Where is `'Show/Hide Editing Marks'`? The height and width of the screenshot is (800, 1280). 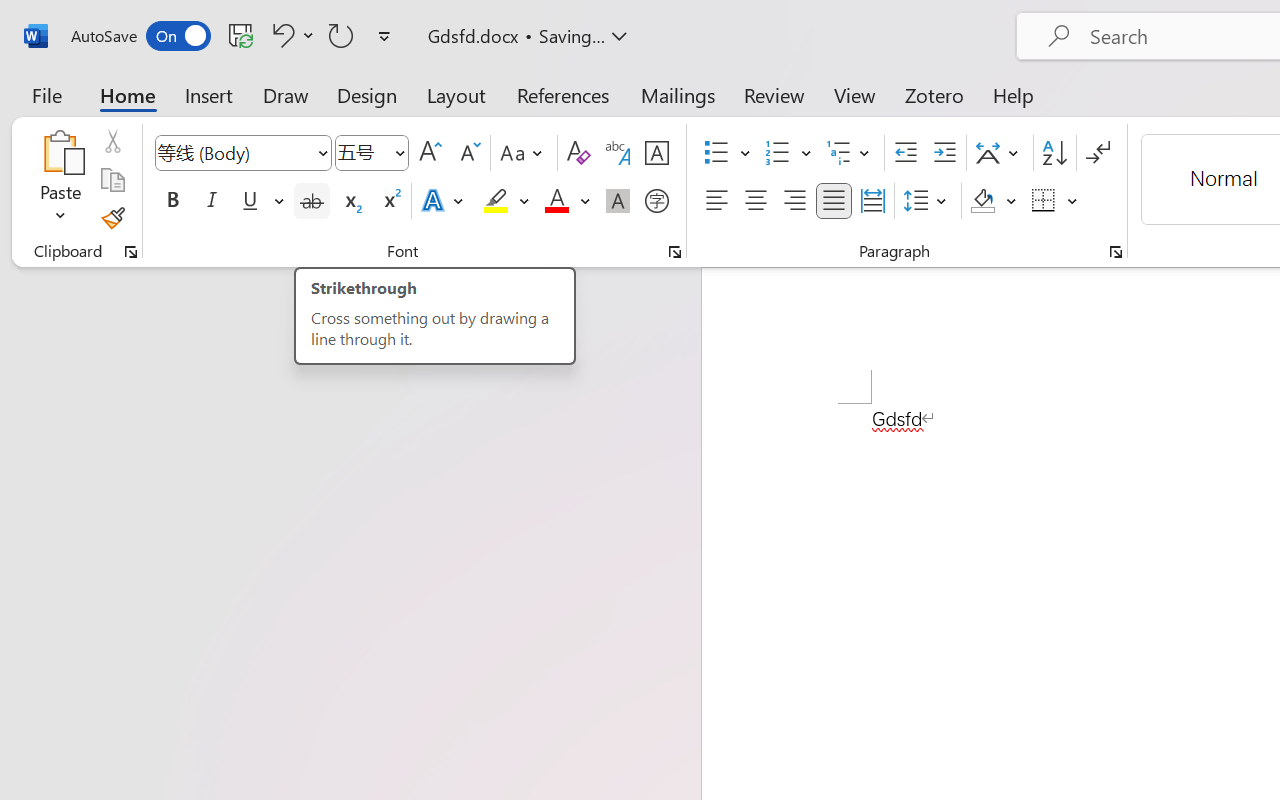 'Show/Hide Editing Marks' is located at coordinates (1097, 153).